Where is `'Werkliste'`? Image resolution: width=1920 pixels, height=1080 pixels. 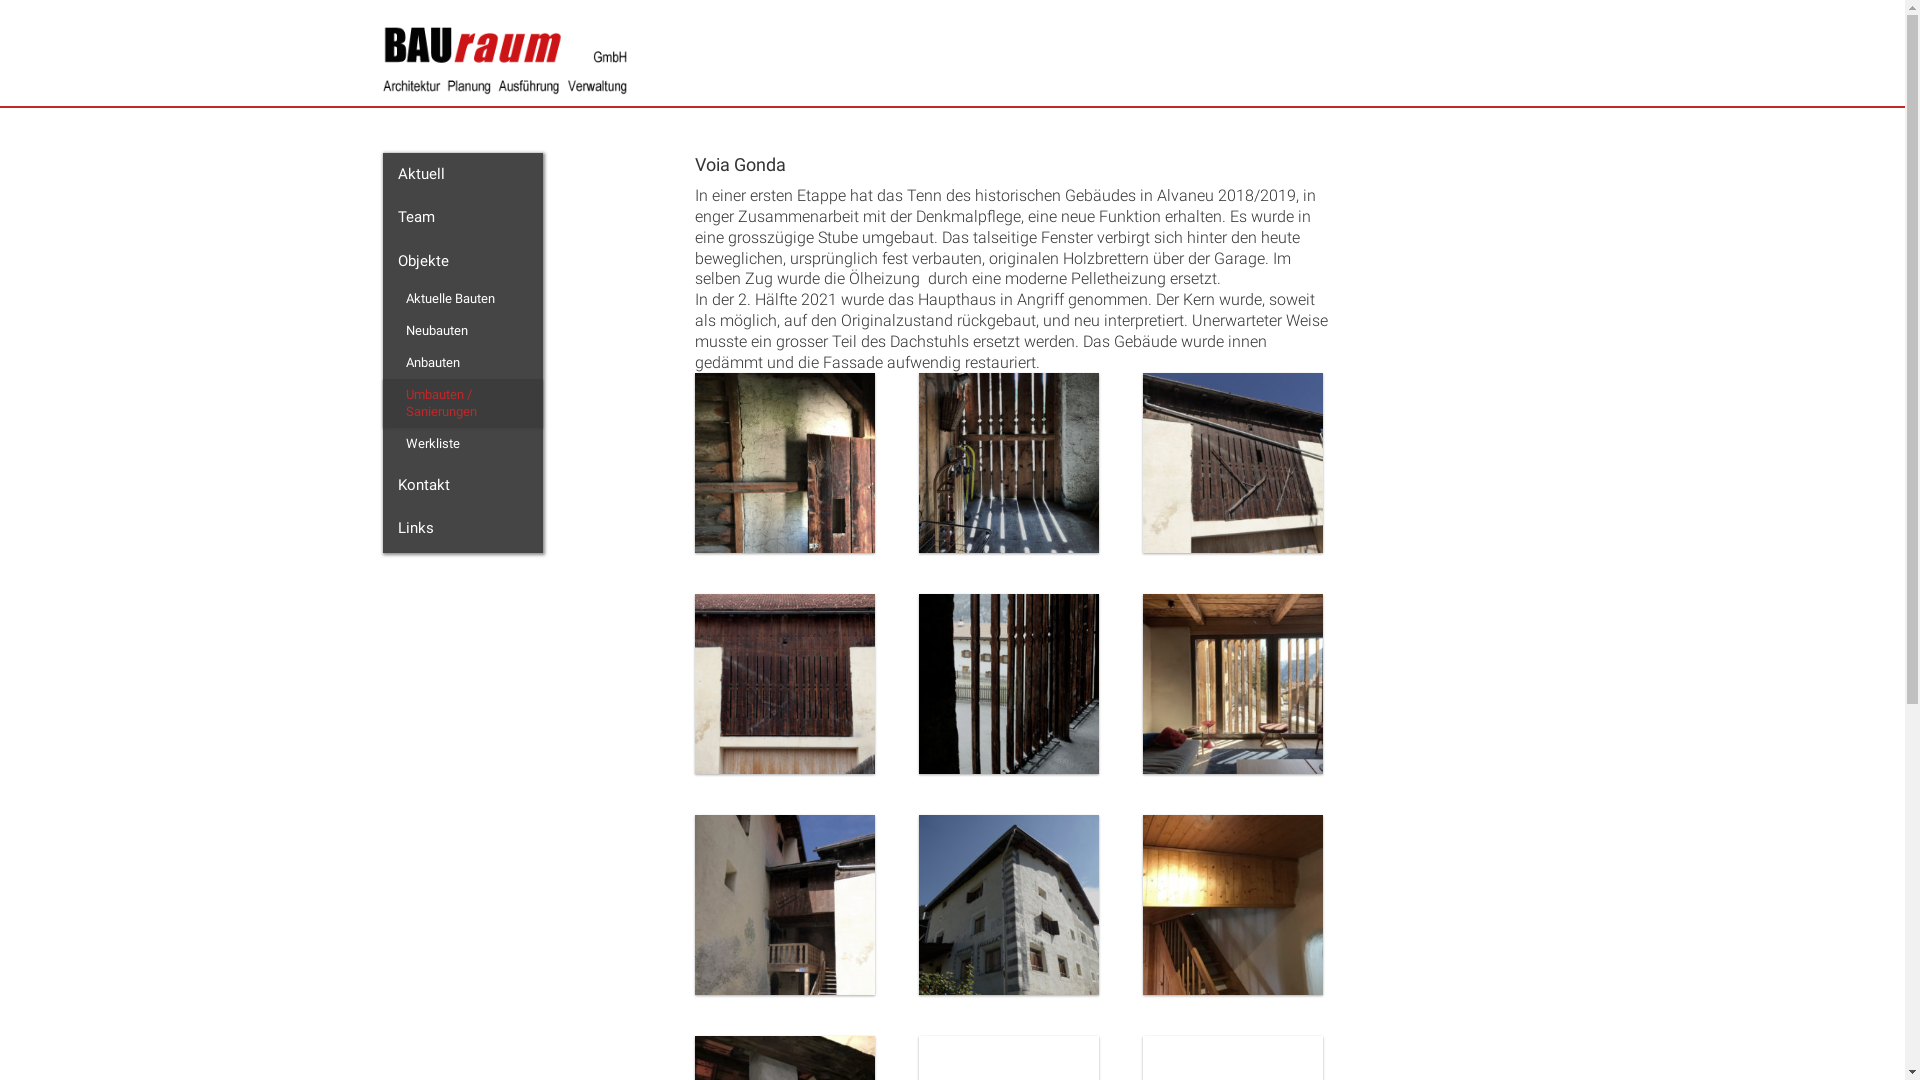 'Werkliste' is located at coordinates (389, 442).